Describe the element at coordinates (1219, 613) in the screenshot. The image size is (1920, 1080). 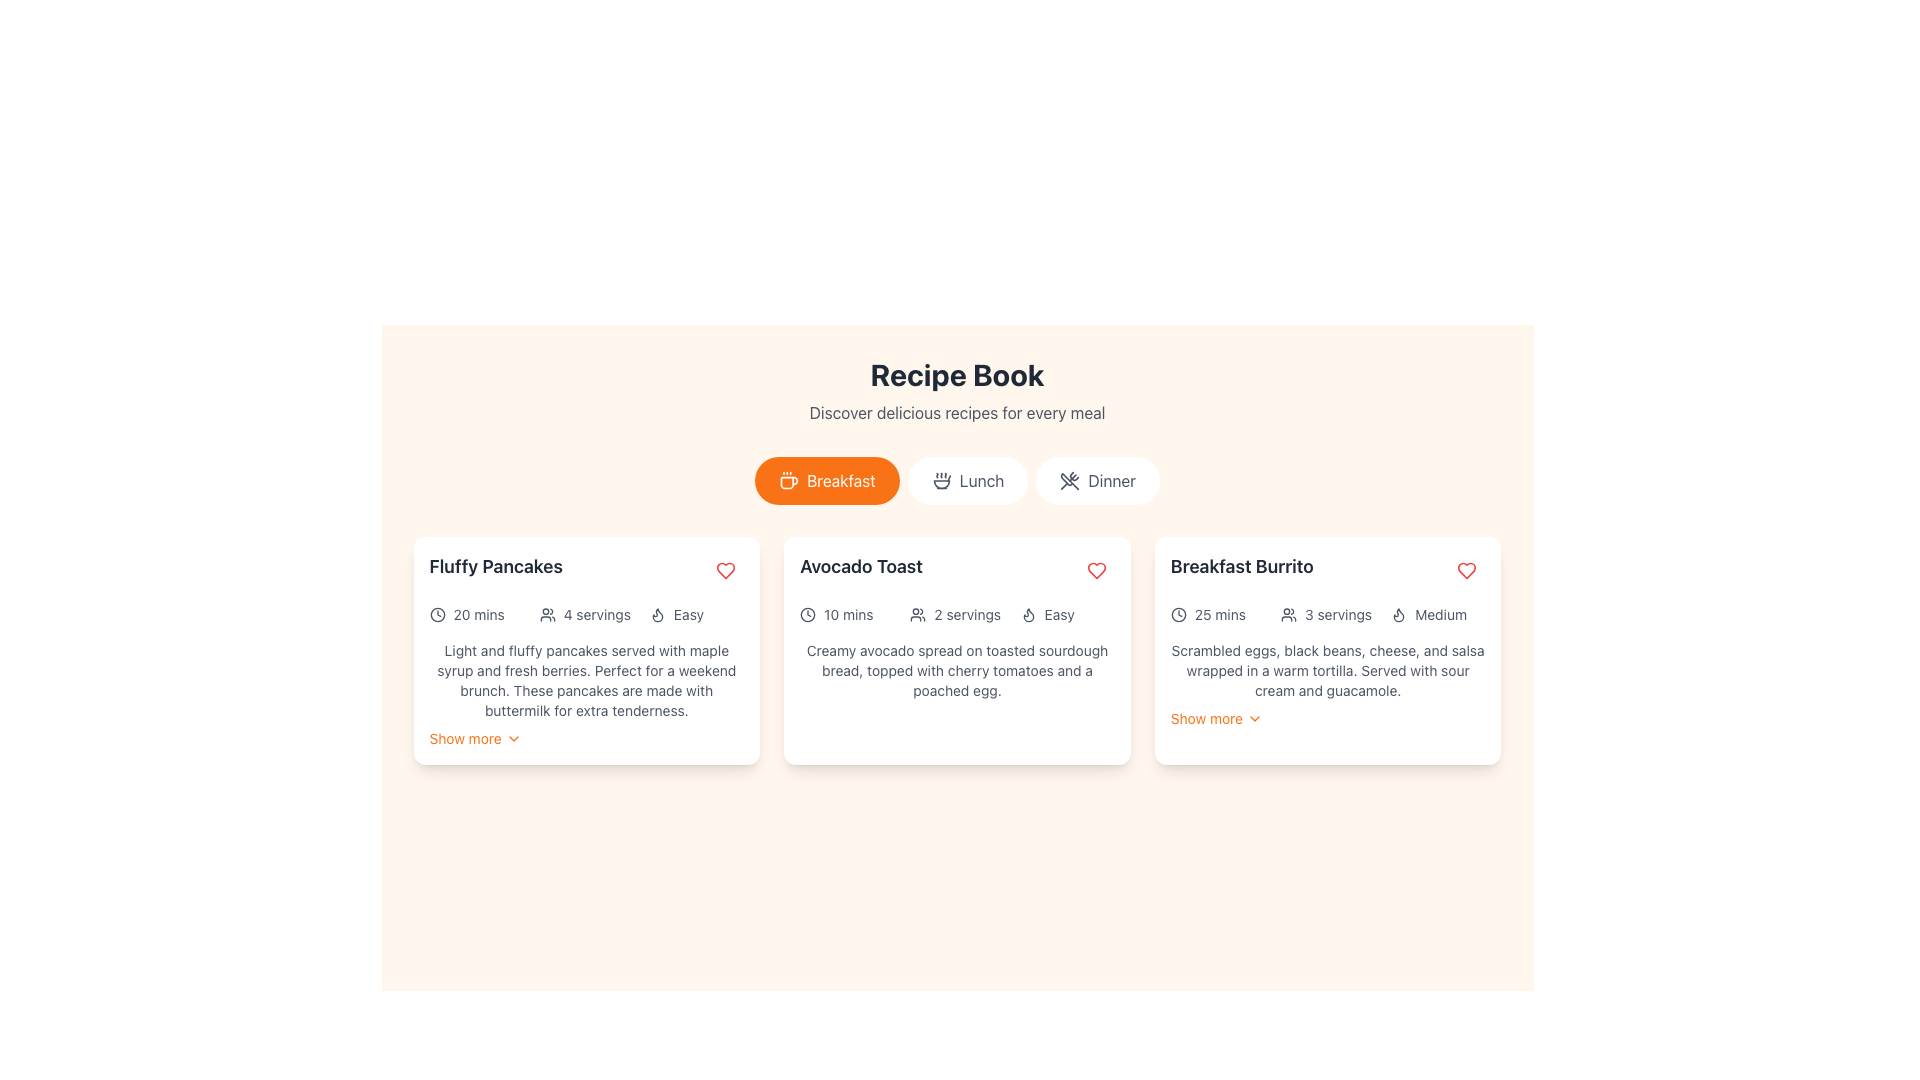
I see `the Text Label that specifies the preparation or cooking time for the 'Breakfast Burrito' recipe, located in the center right of the interface adjacent to the clock icon` at that location.